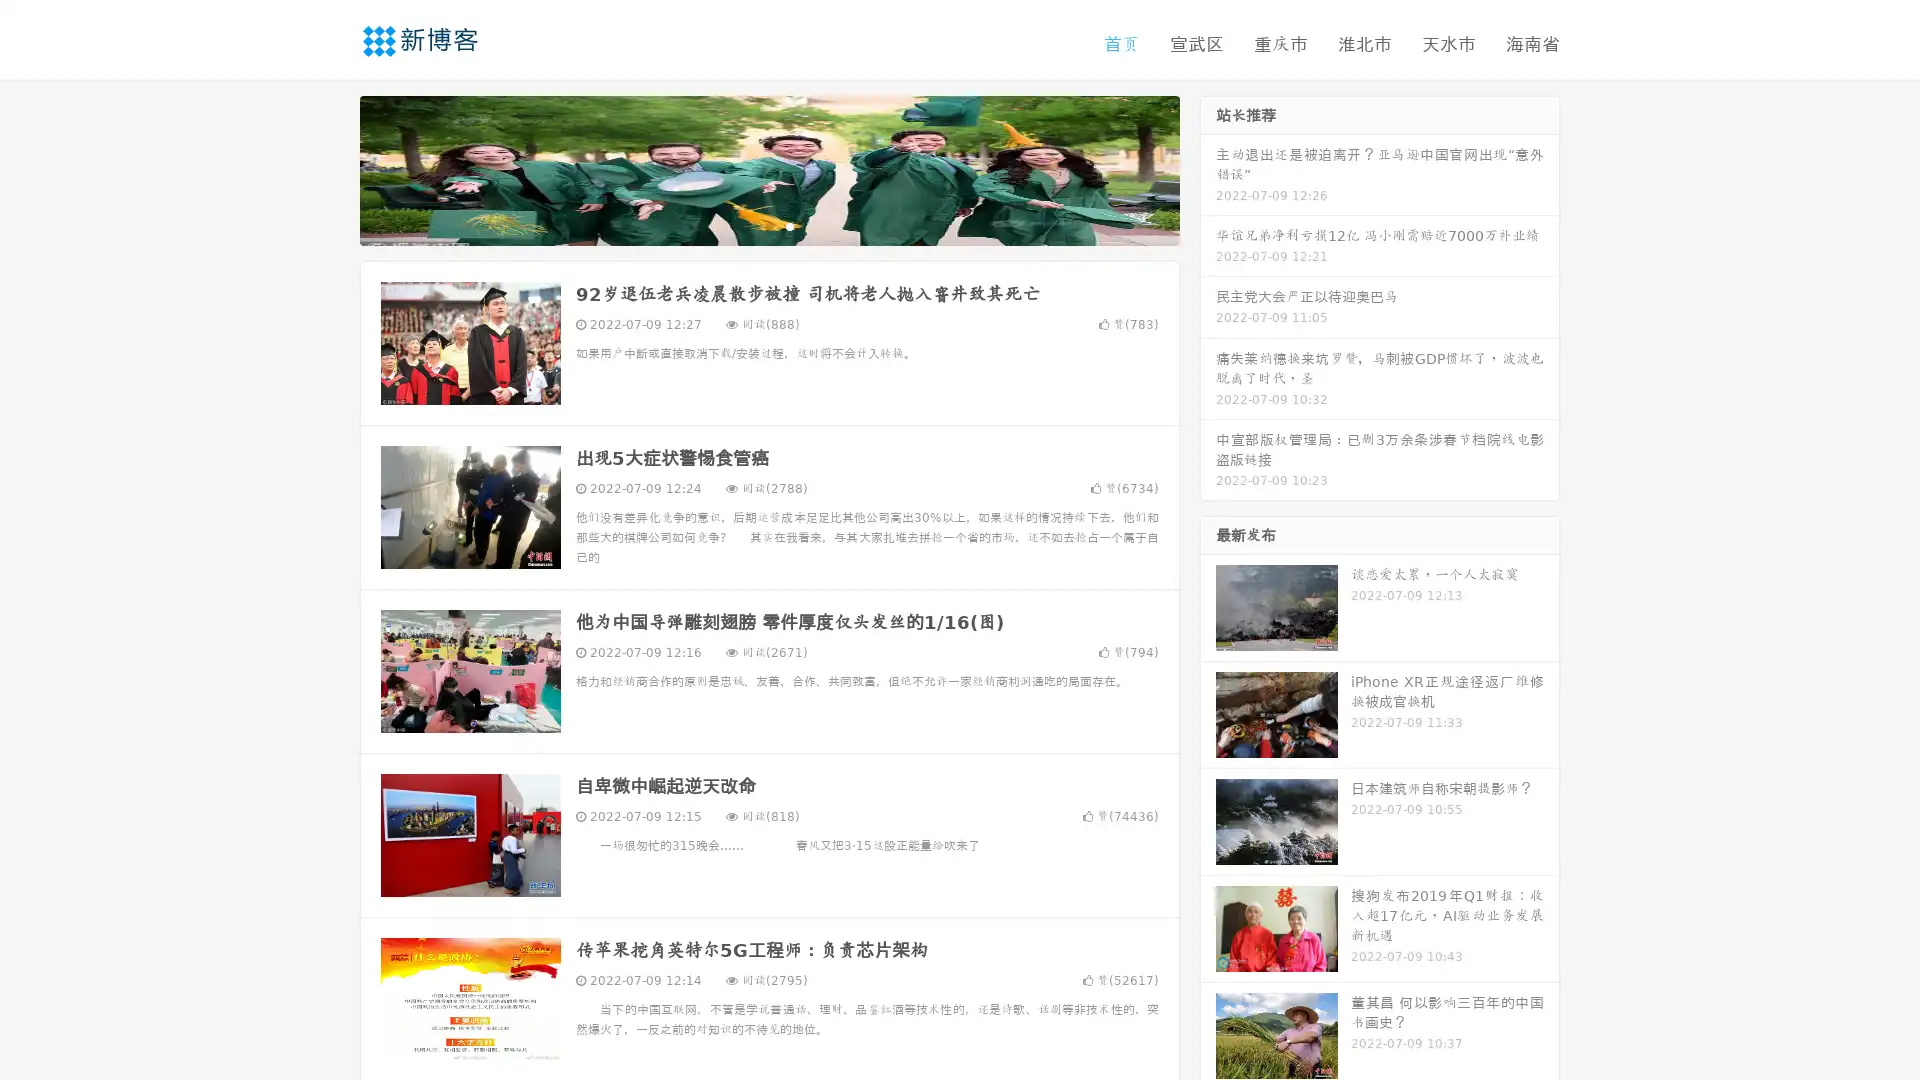 The height and width of the screenshot is (1080, 1920). What do you see at coordinates (748, 225) in the screenshot?
I see `Go to slide 1` at bounding box center [748, 225].